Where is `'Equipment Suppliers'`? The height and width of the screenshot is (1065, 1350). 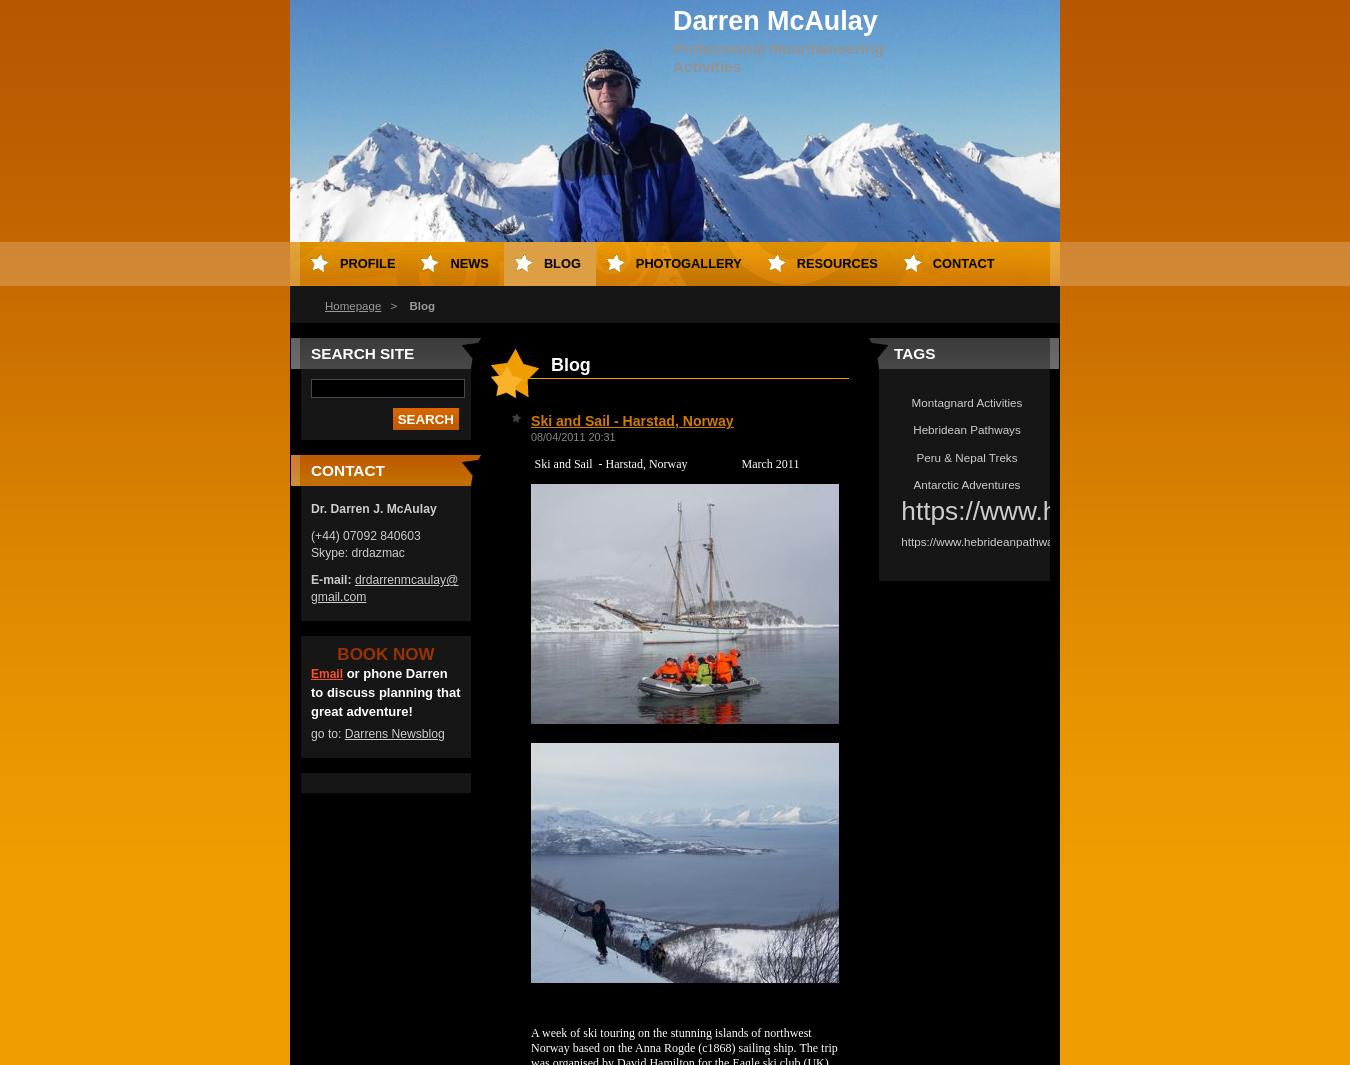
'Equipment Suppliers' is located at coordinates (774, 356).